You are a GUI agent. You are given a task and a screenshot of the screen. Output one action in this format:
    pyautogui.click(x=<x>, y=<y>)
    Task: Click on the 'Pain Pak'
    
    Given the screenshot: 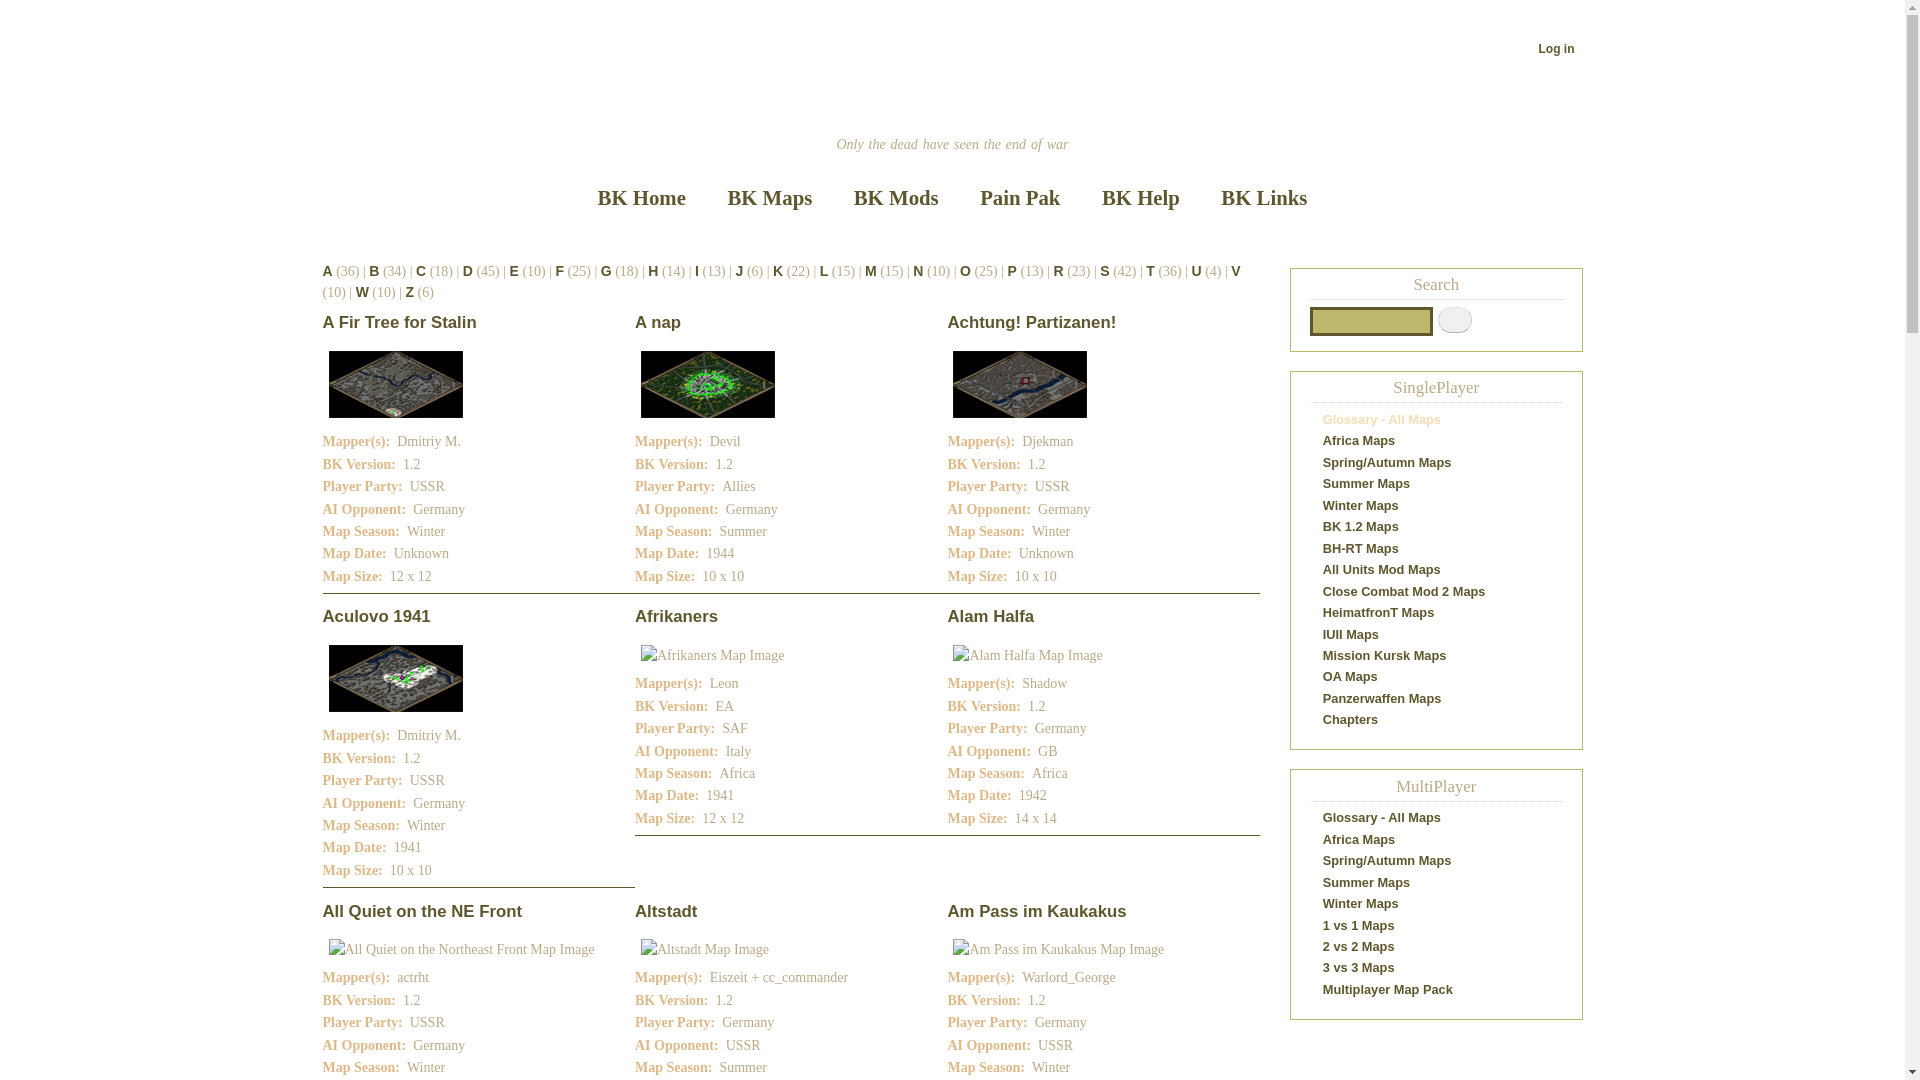 What is the action you would take?
    pyautogui.click(x=1019, y=197)
    